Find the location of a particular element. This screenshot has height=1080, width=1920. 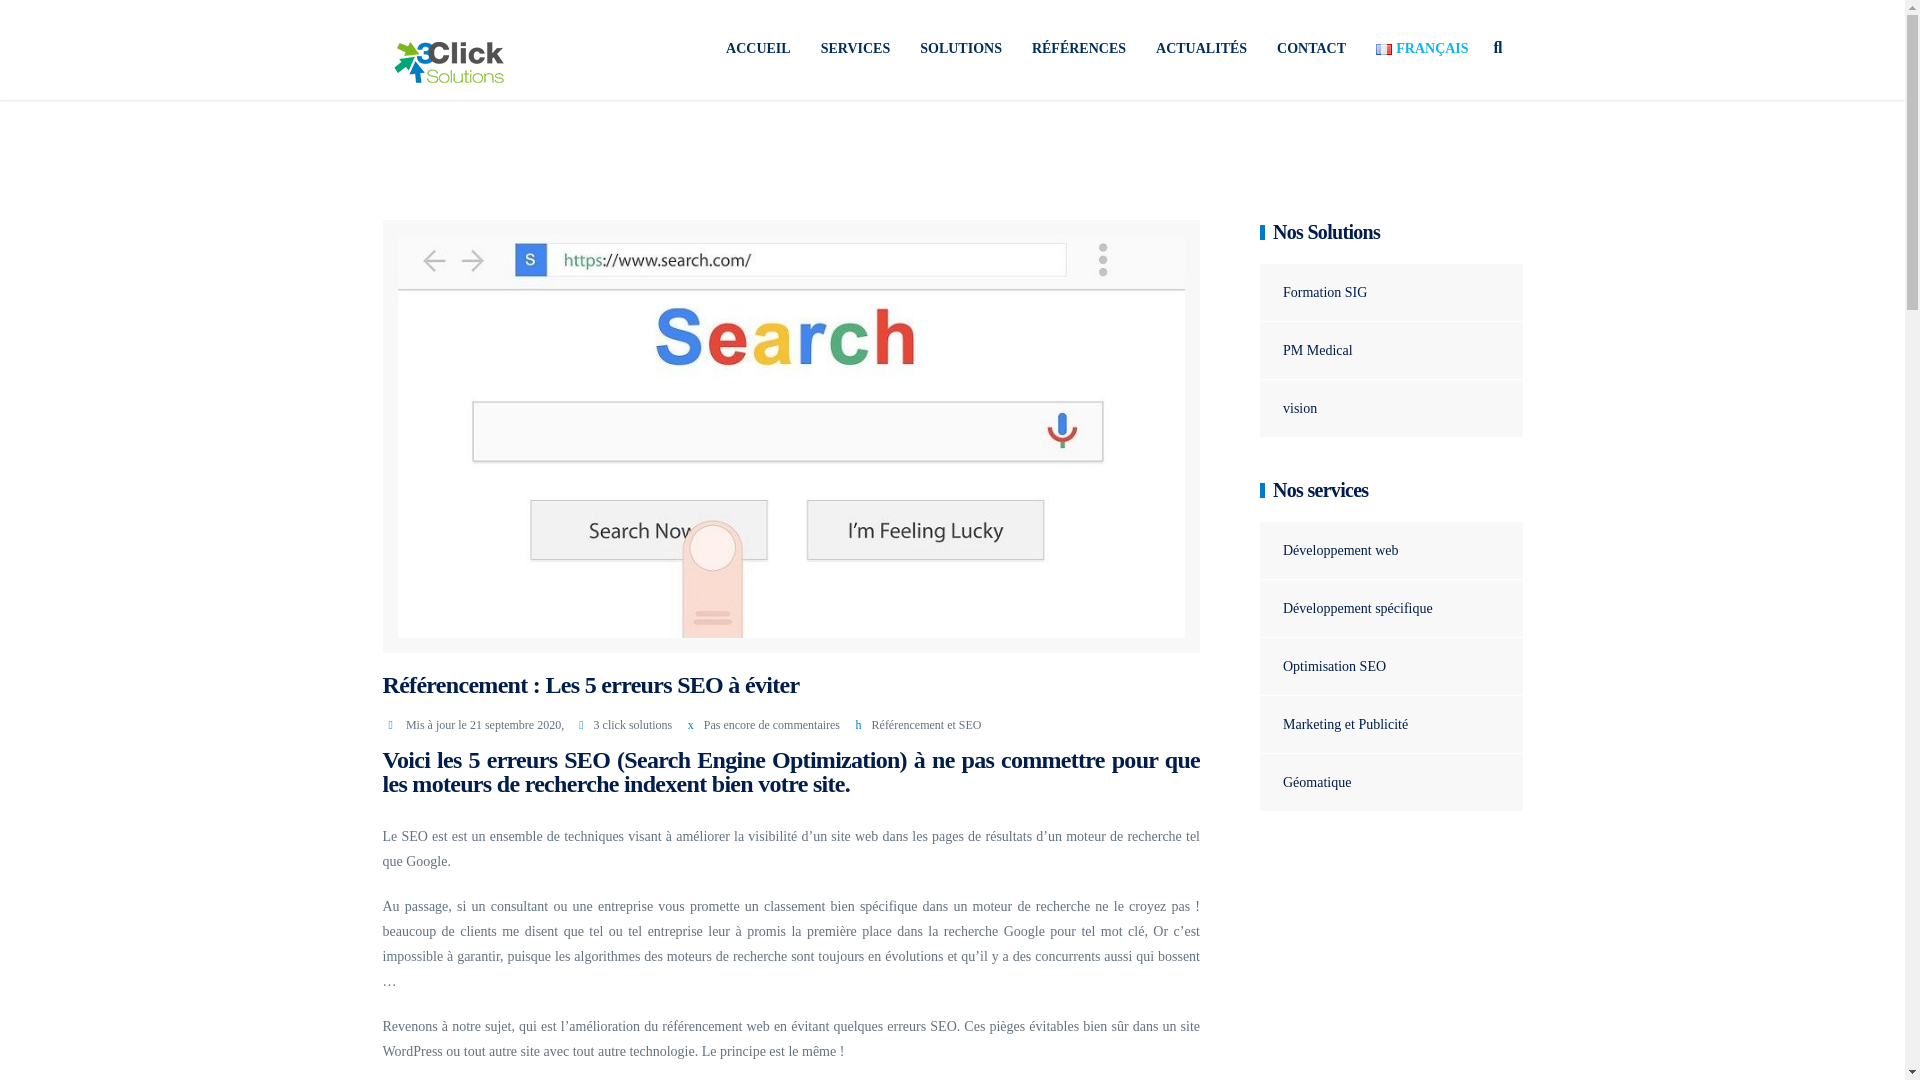

'3 click solutions' is located at coordinates (632, 725).